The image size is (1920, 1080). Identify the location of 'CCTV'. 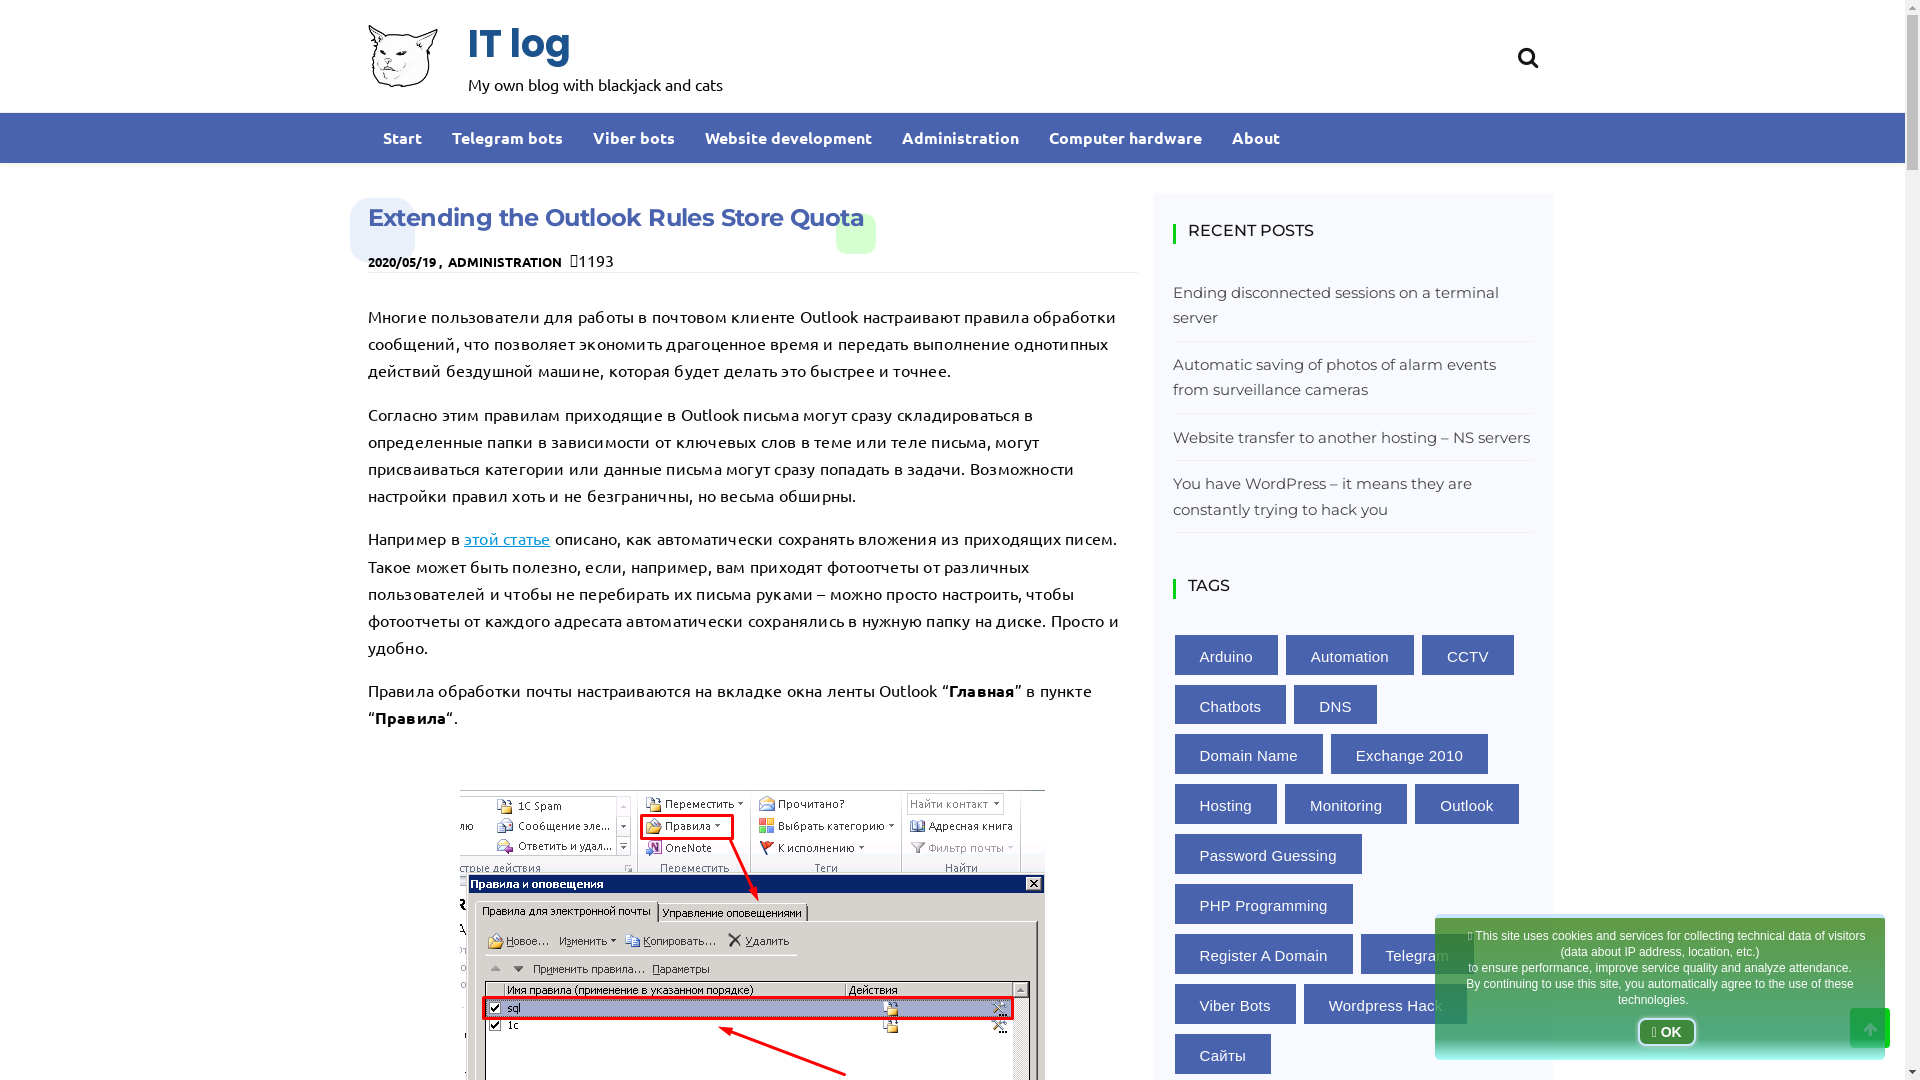
(1468, 655).